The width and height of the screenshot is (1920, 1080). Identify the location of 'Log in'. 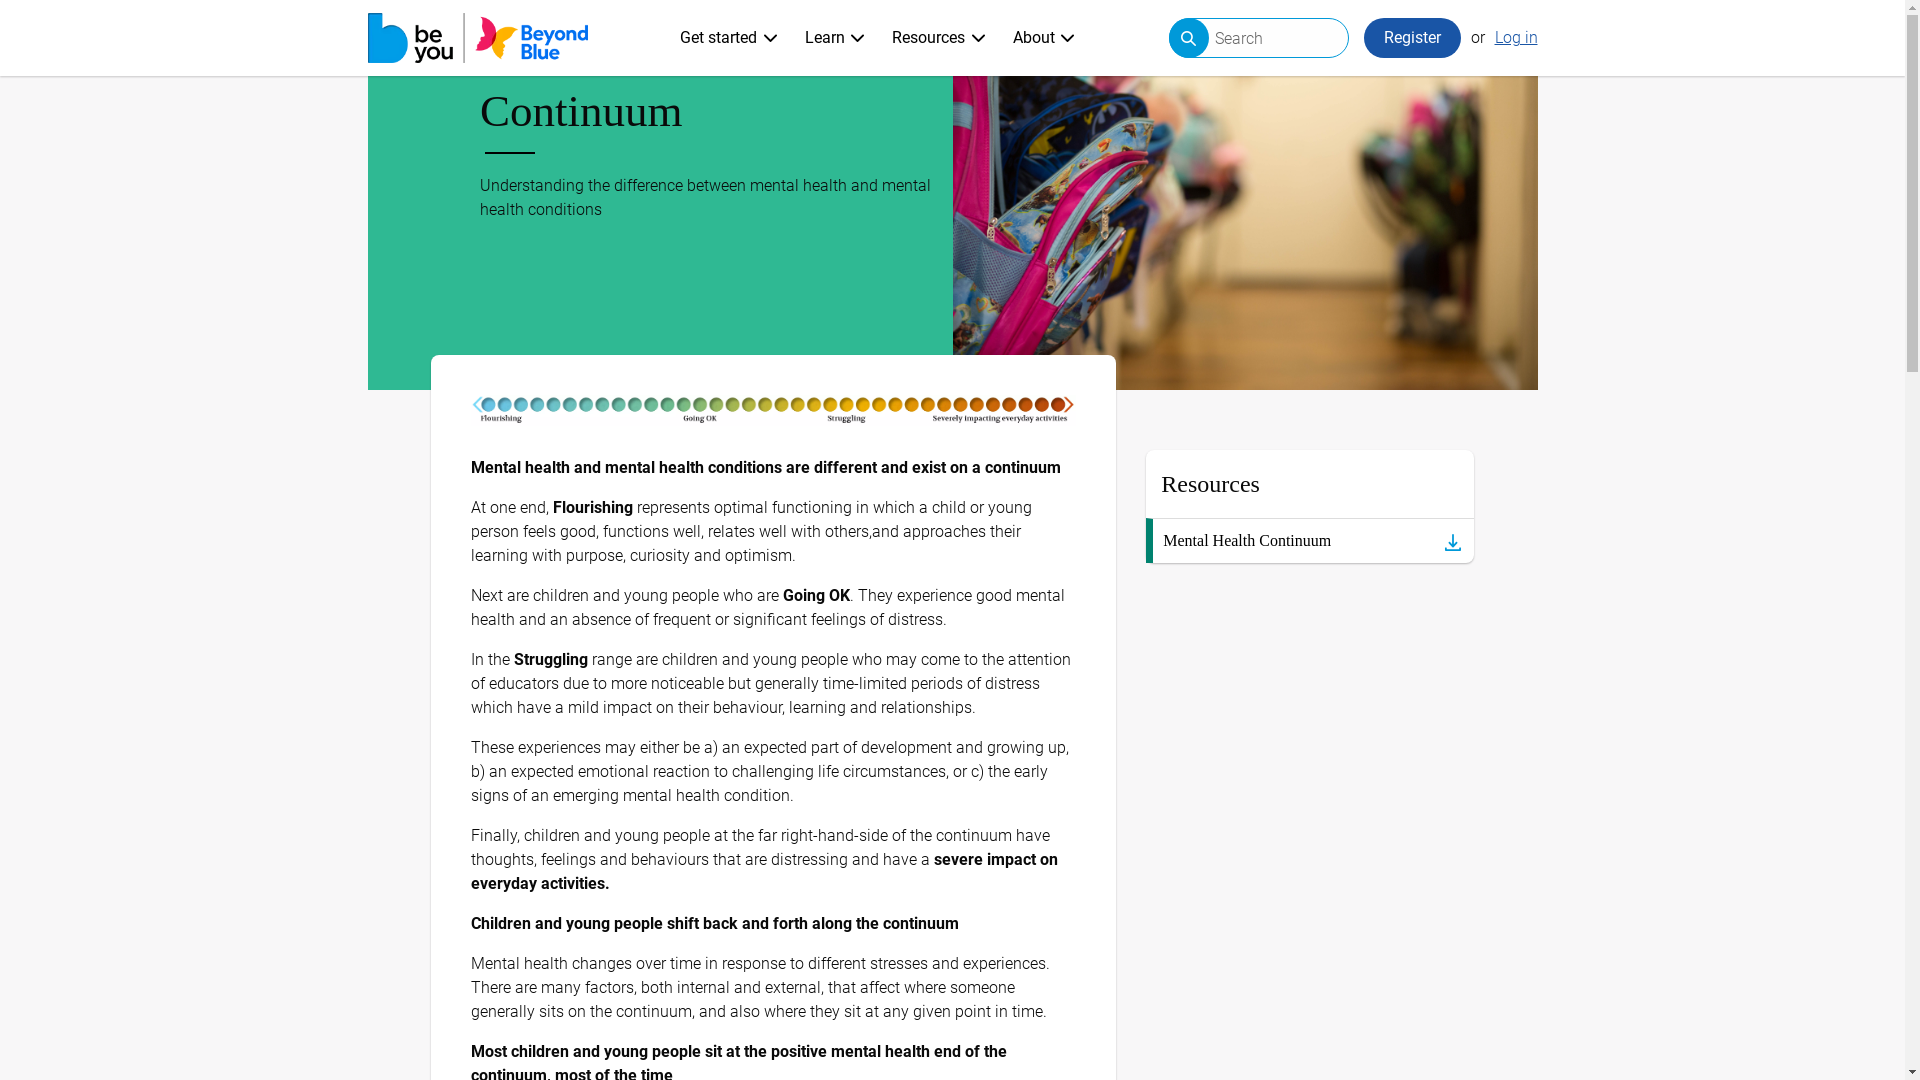
(1515, 38).